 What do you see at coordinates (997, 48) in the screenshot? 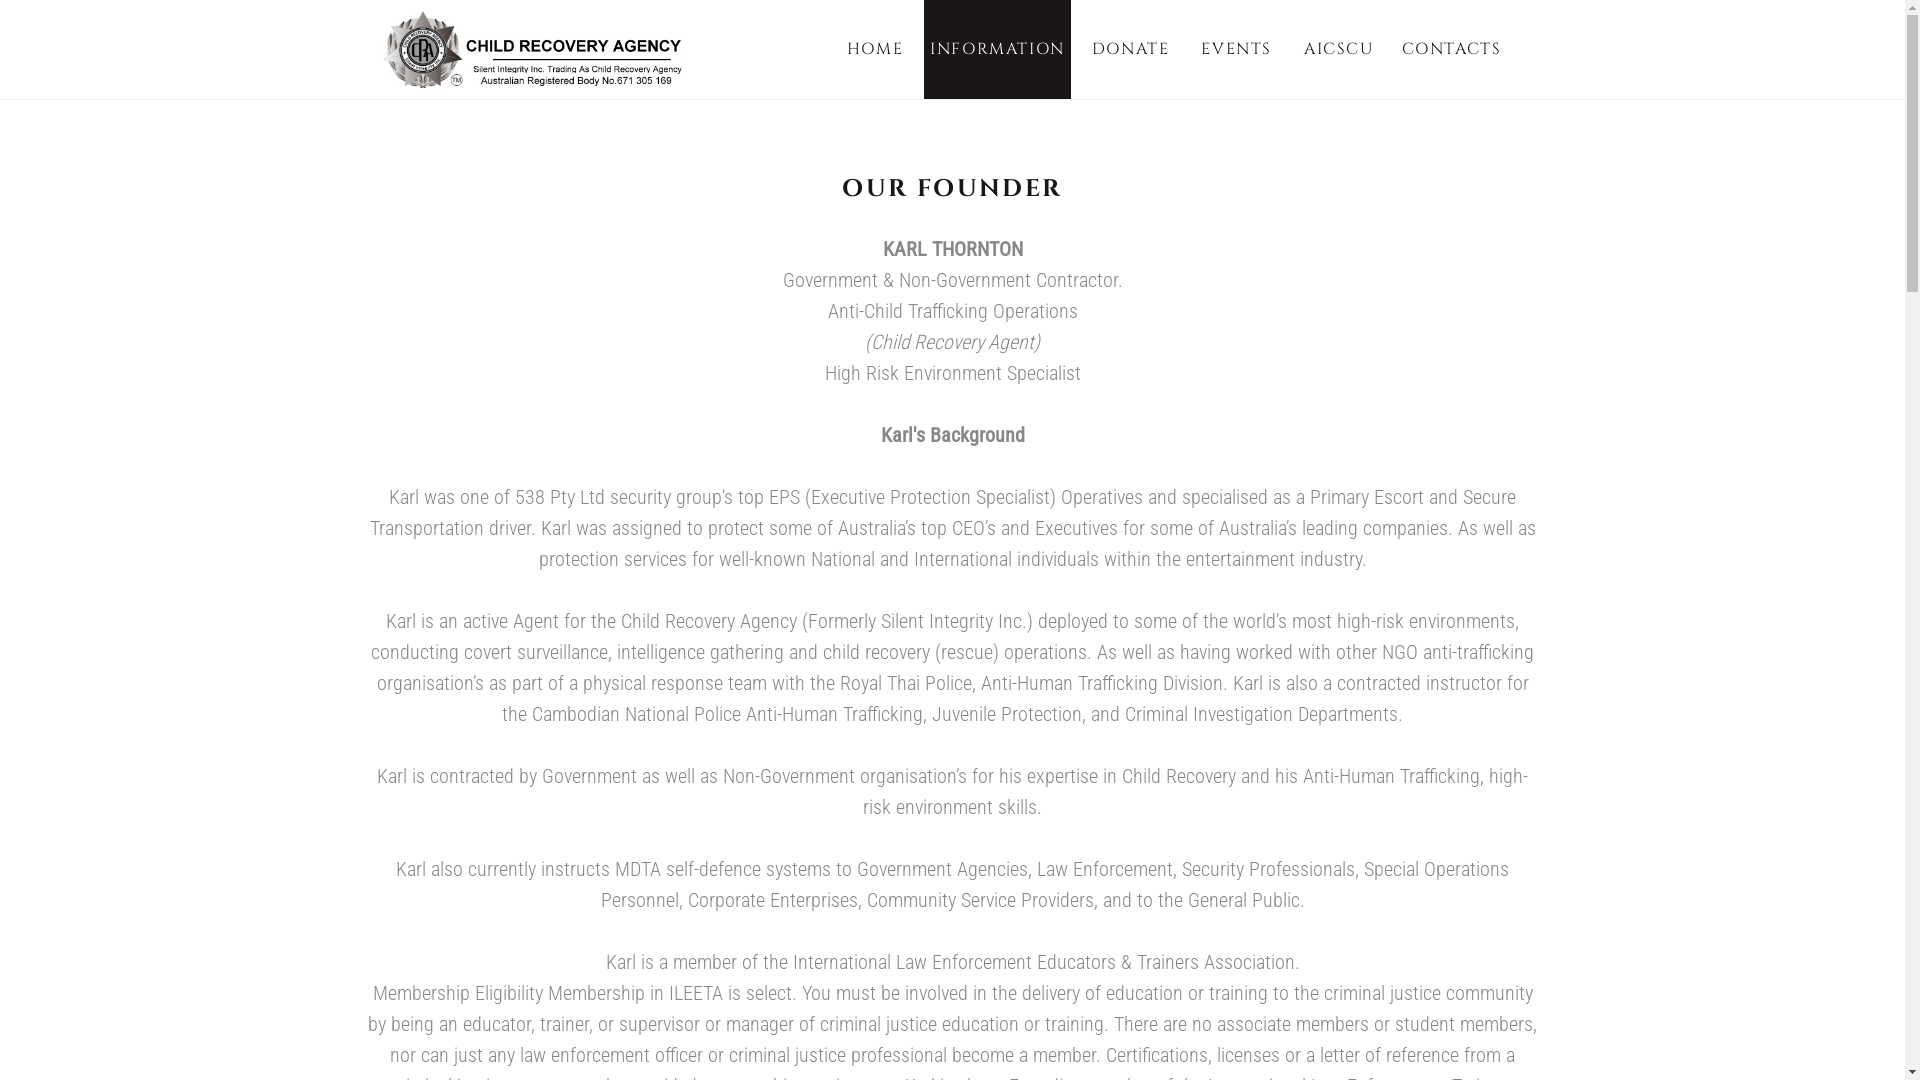
I see `'INFORMATION'` at bounding box center [997, 48].